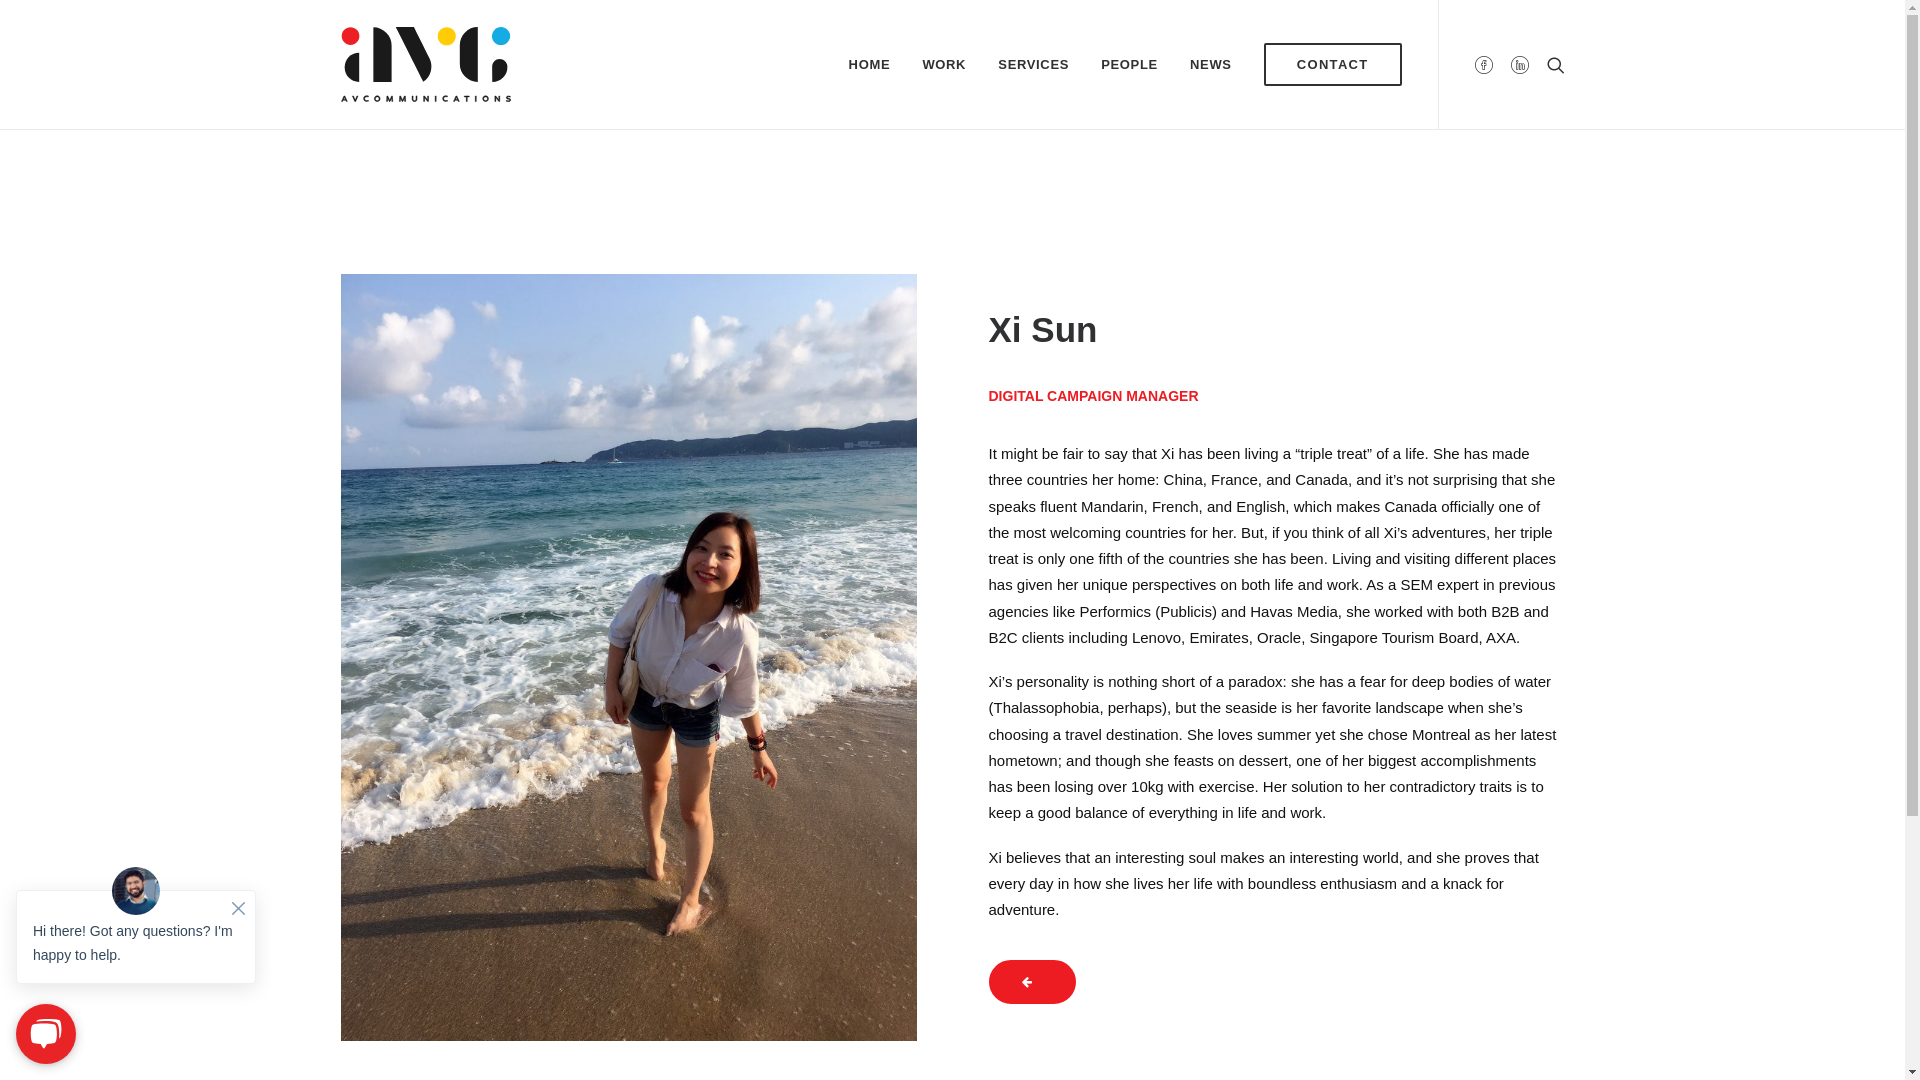 The height and width of the screenshot is (1080, 1920). I want to click on 'HOME', so click(869, 63).